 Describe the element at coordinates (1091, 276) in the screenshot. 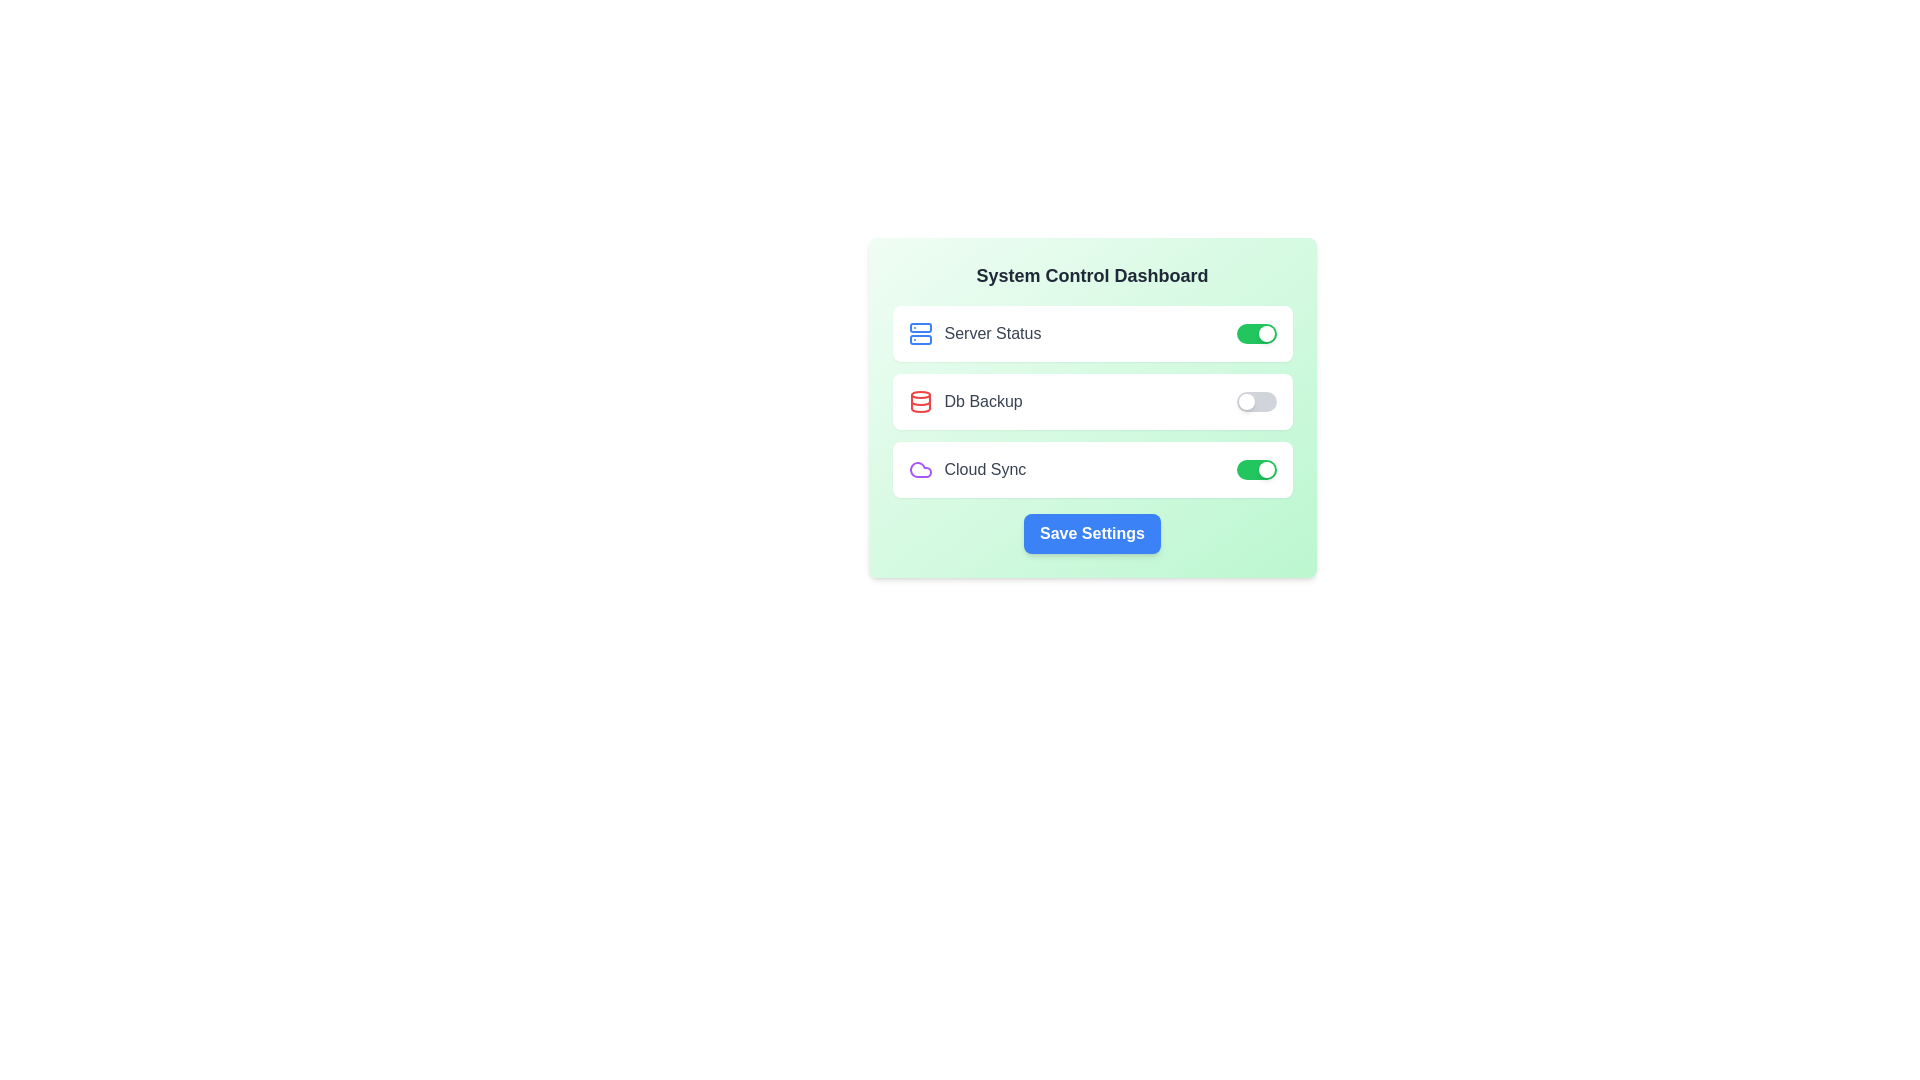

I see `the 'System Control Dashboard' title` at that location.